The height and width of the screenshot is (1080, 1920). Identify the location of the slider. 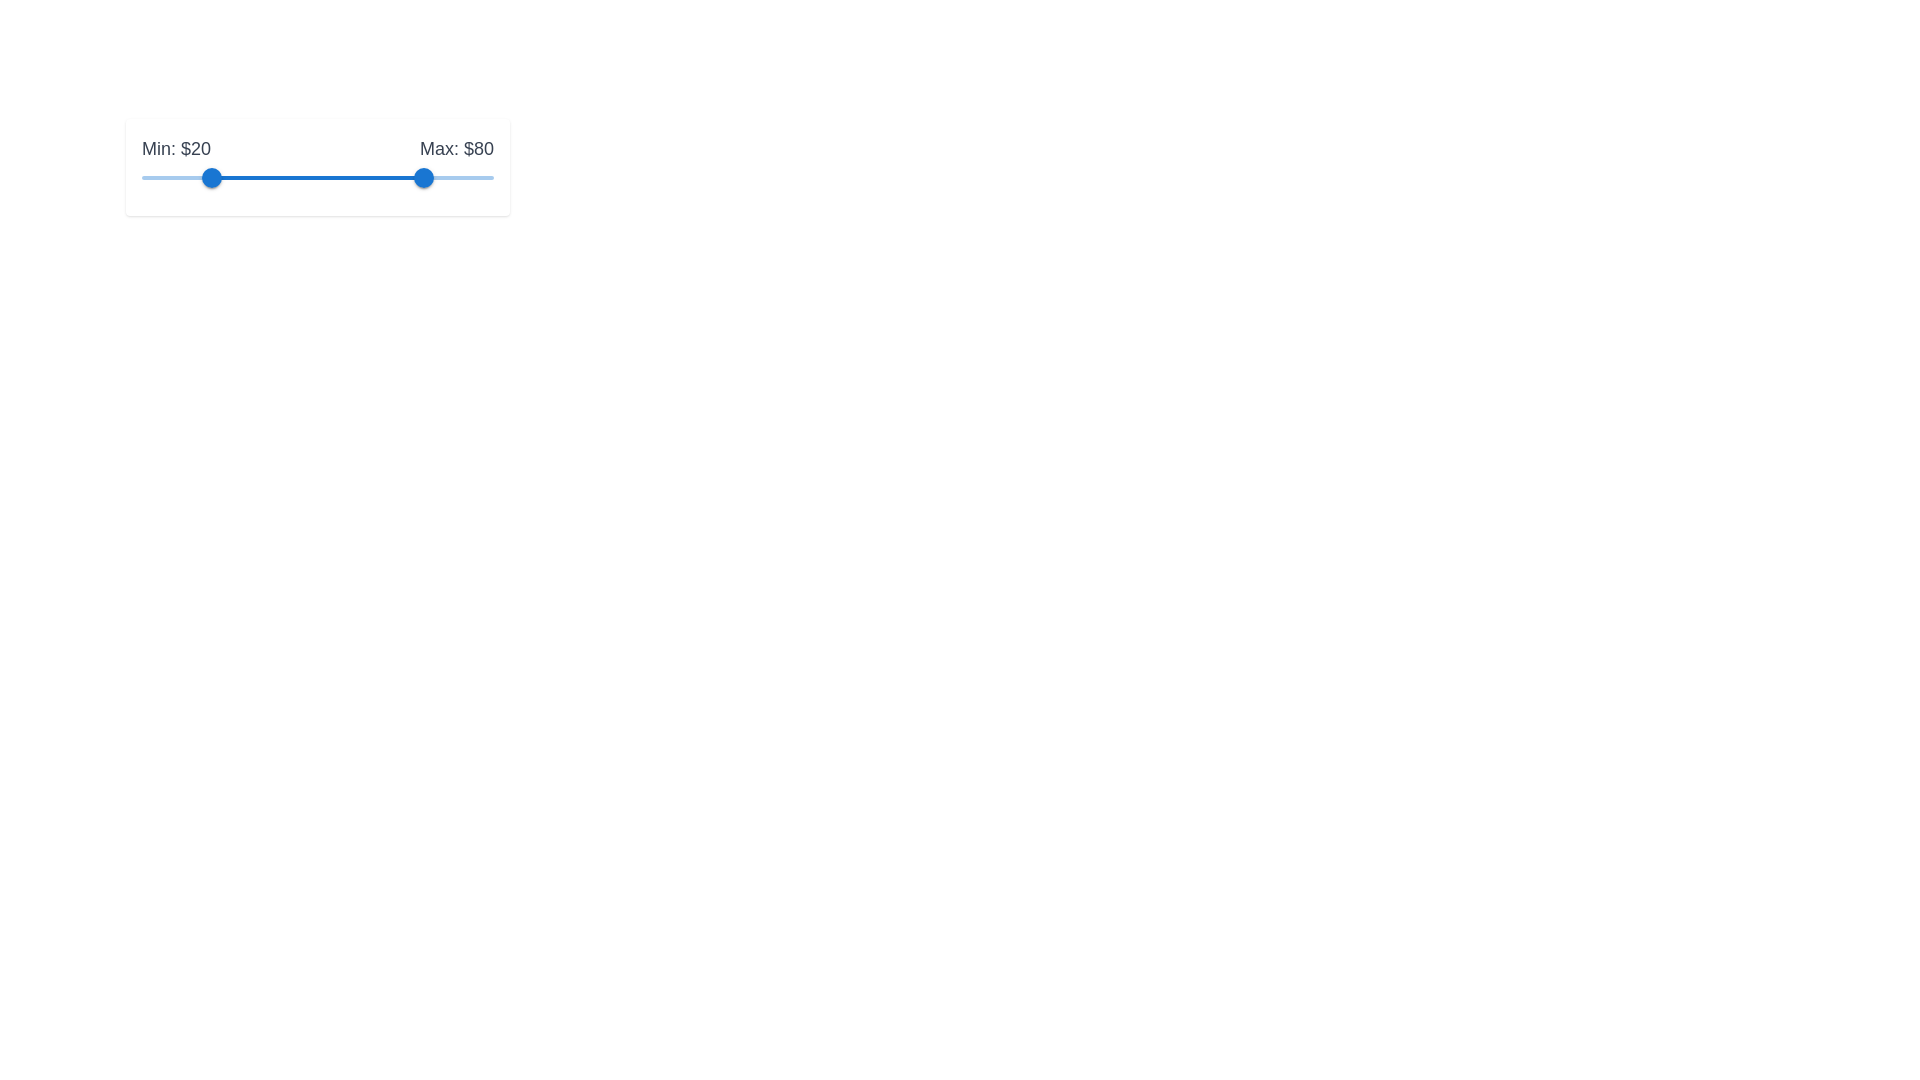
(353, 176).